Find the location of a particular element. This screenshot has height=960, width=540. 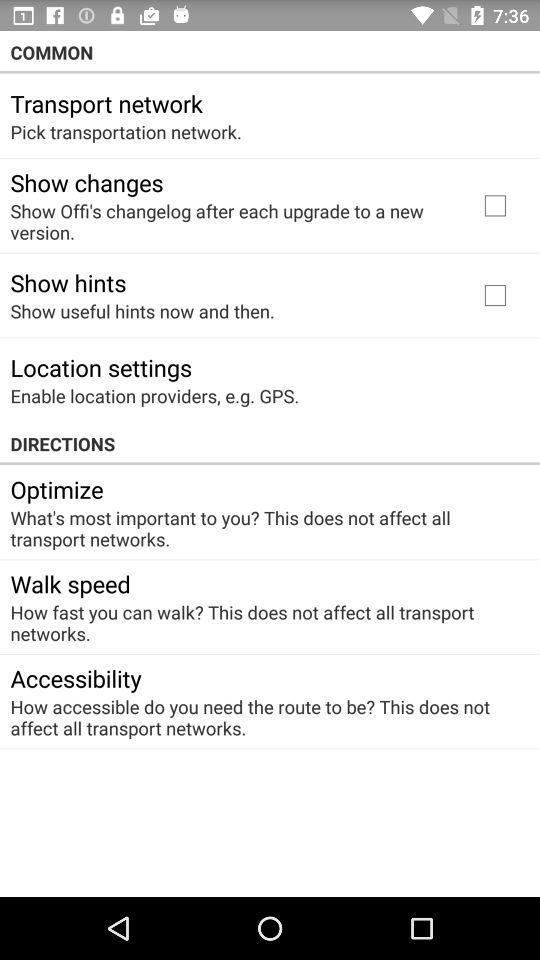

icon below directions item is located at coordinates (57, 488).